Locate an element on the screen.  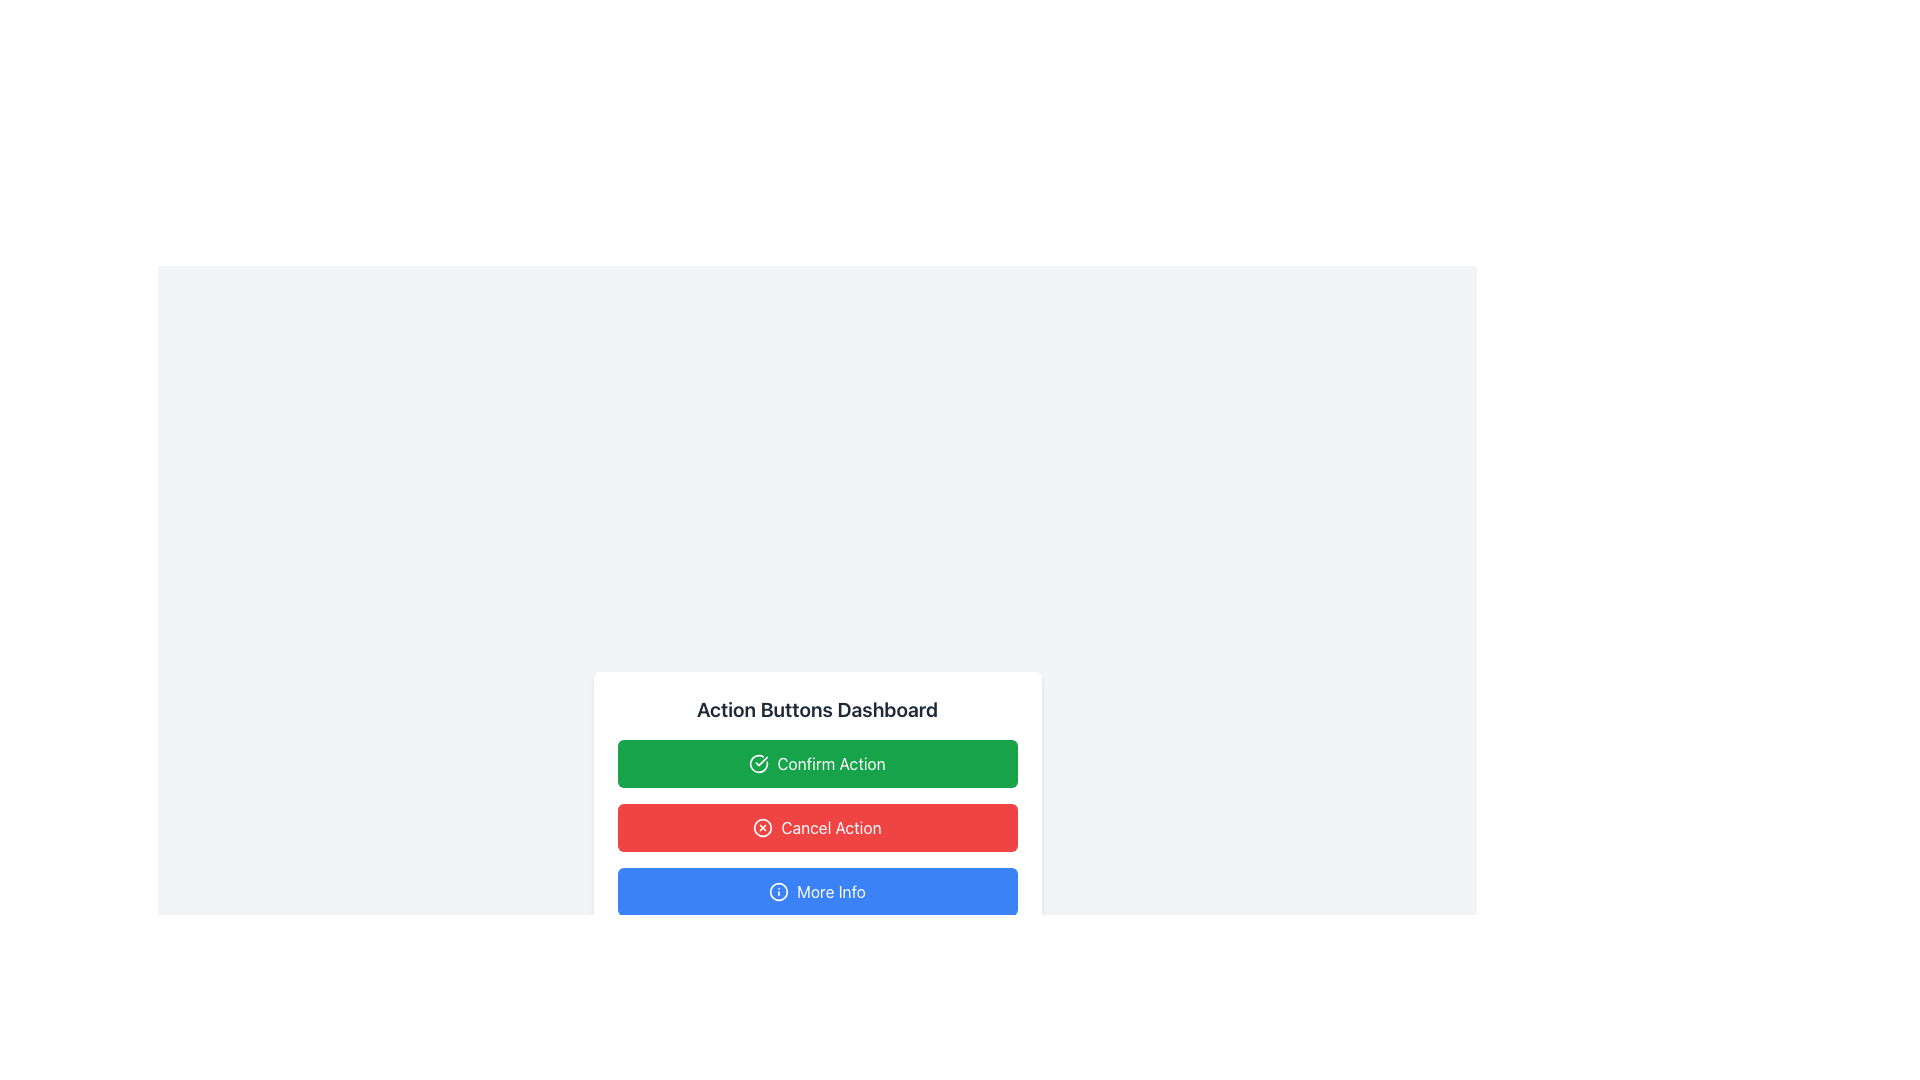
the text label indicating the action represented by the confirm button, which is located within the first green button under the 'Action Buttons Dashboard' is located at coordinates (831, 763).